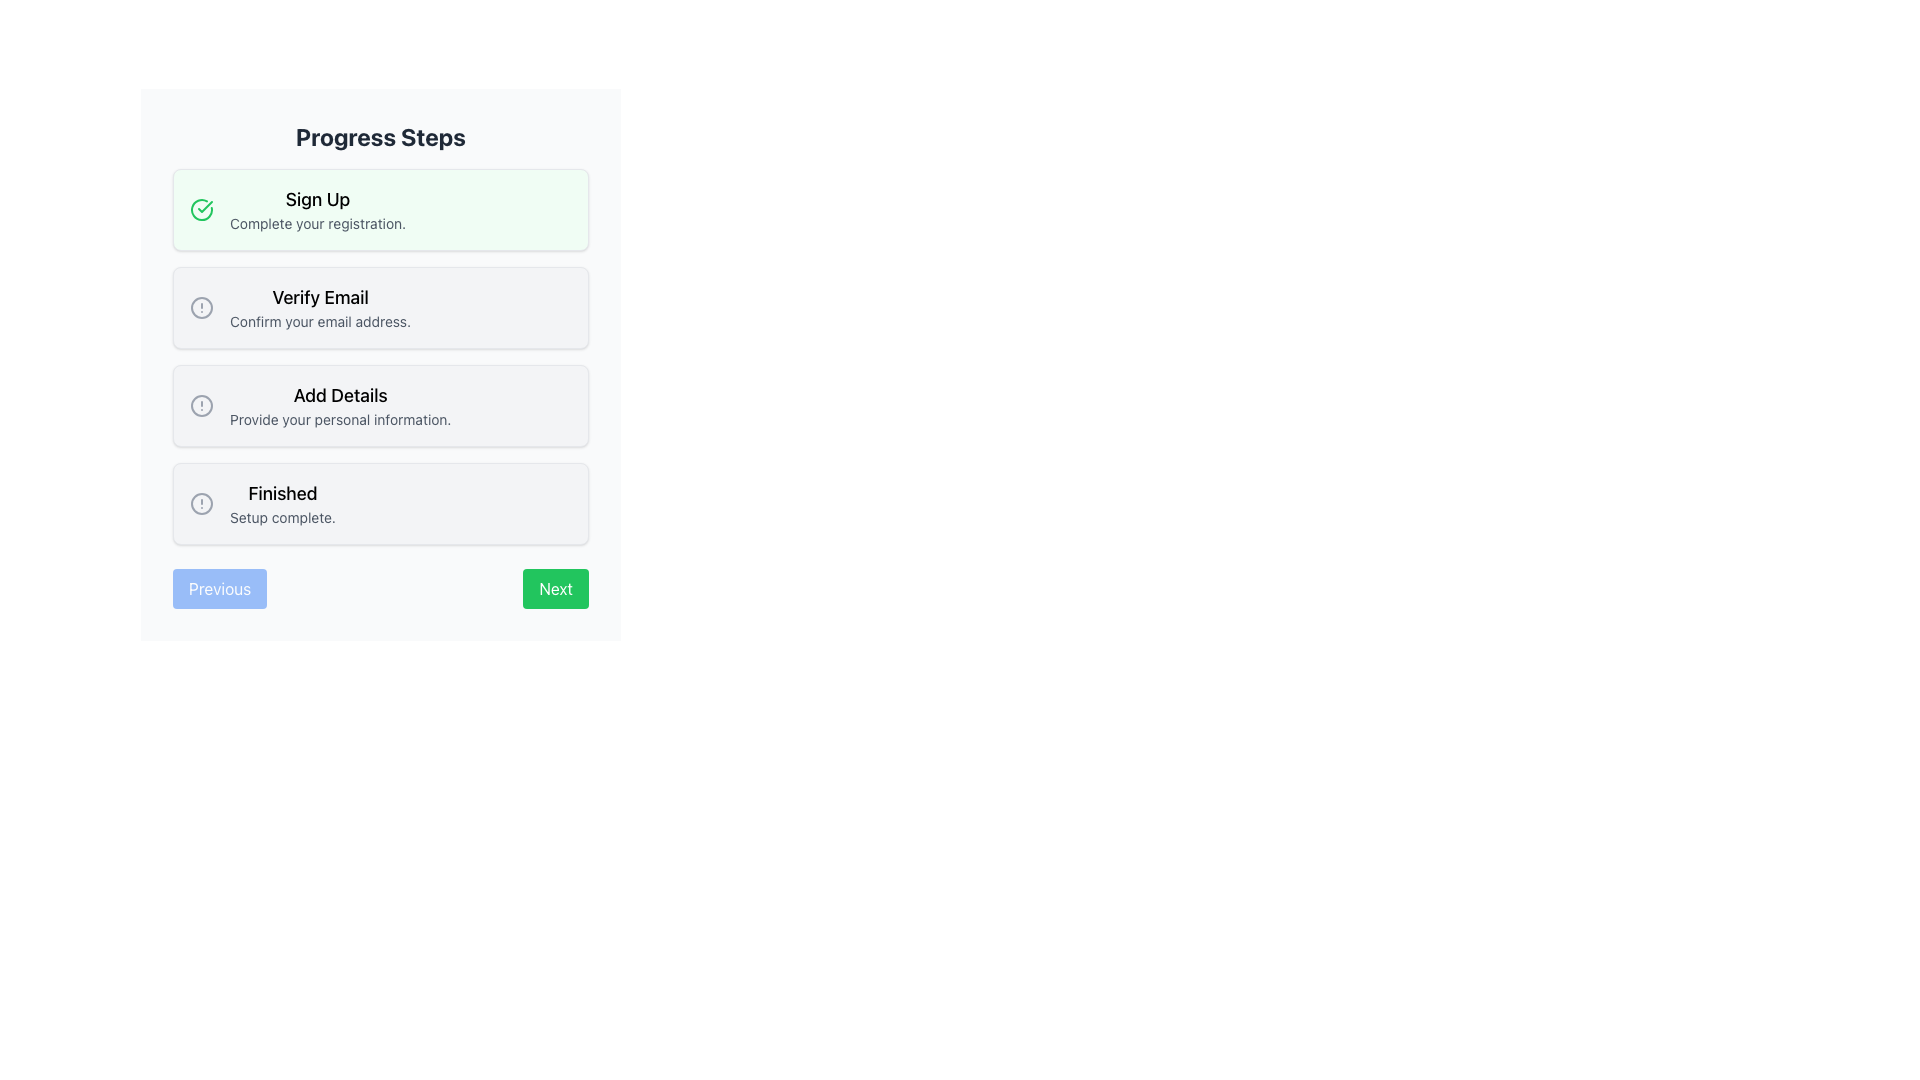 The height and width of the screenshot is (1080, 1920). Describe the element at coordinates (282, 503) in the screenshot. I see `the completion status Label which indicates that the setup is complete, located below the 'Add Details' section in a rounded rectangular box` at that location.